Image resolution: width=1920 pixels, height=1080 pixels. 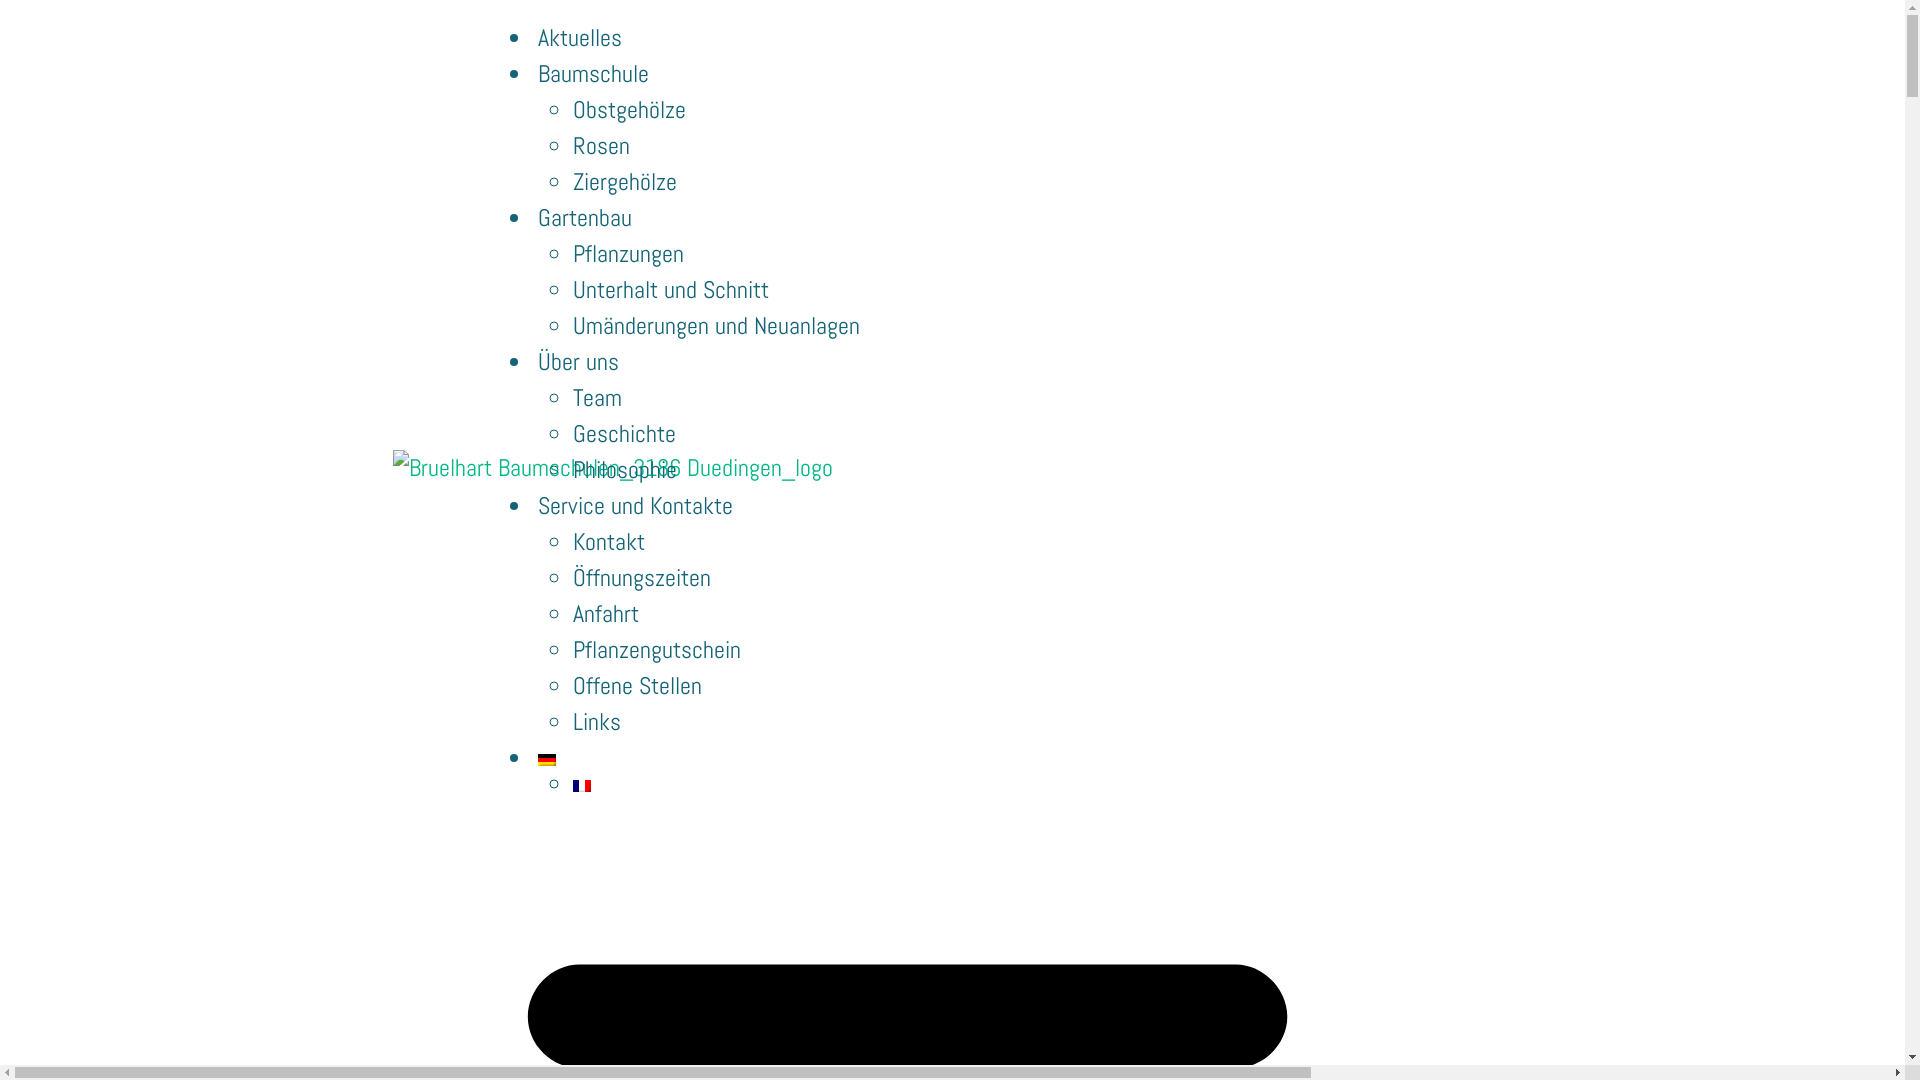 What do you see at coordinates (595, 721) in the screenshot?
I see `'Links'` at bounding box center [595, 721].